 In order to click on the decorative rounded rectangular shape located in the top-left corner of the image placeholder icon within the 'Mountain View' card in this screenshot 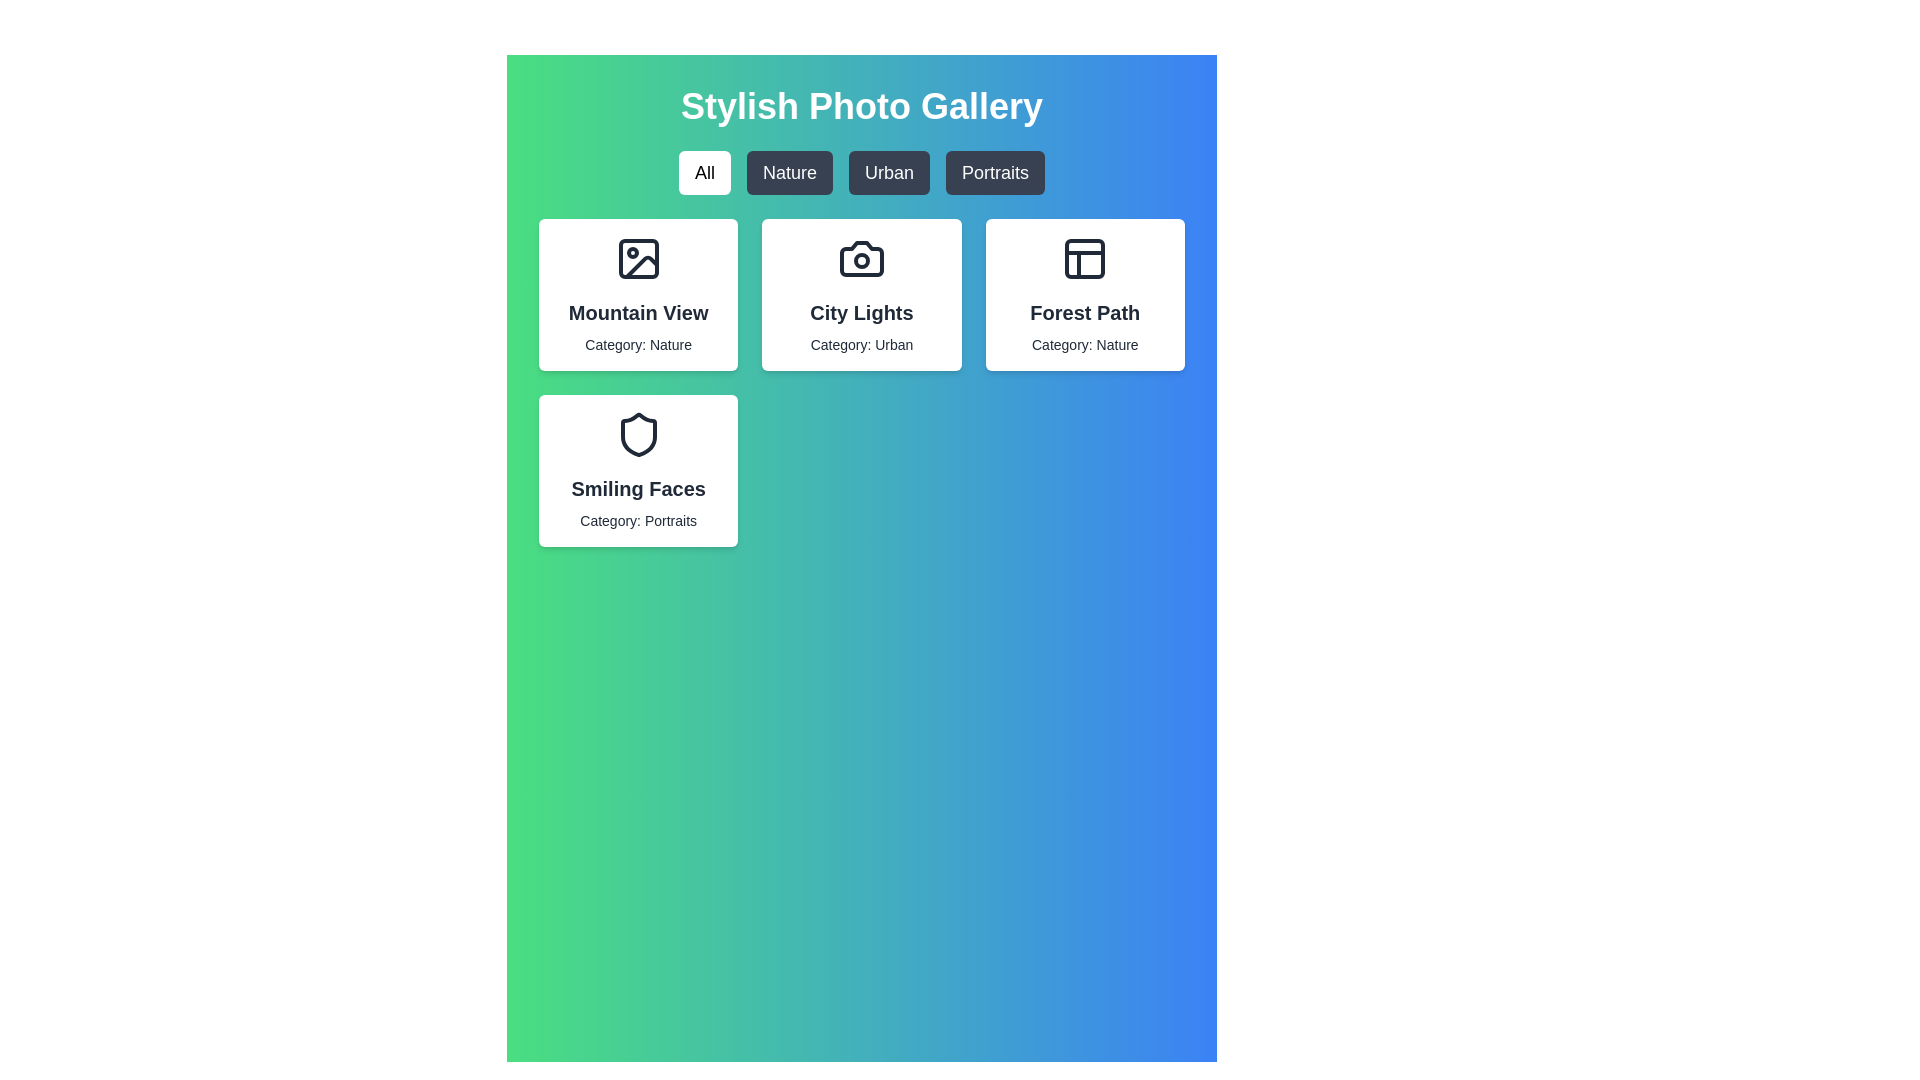, I will do `click(637, 257)`.